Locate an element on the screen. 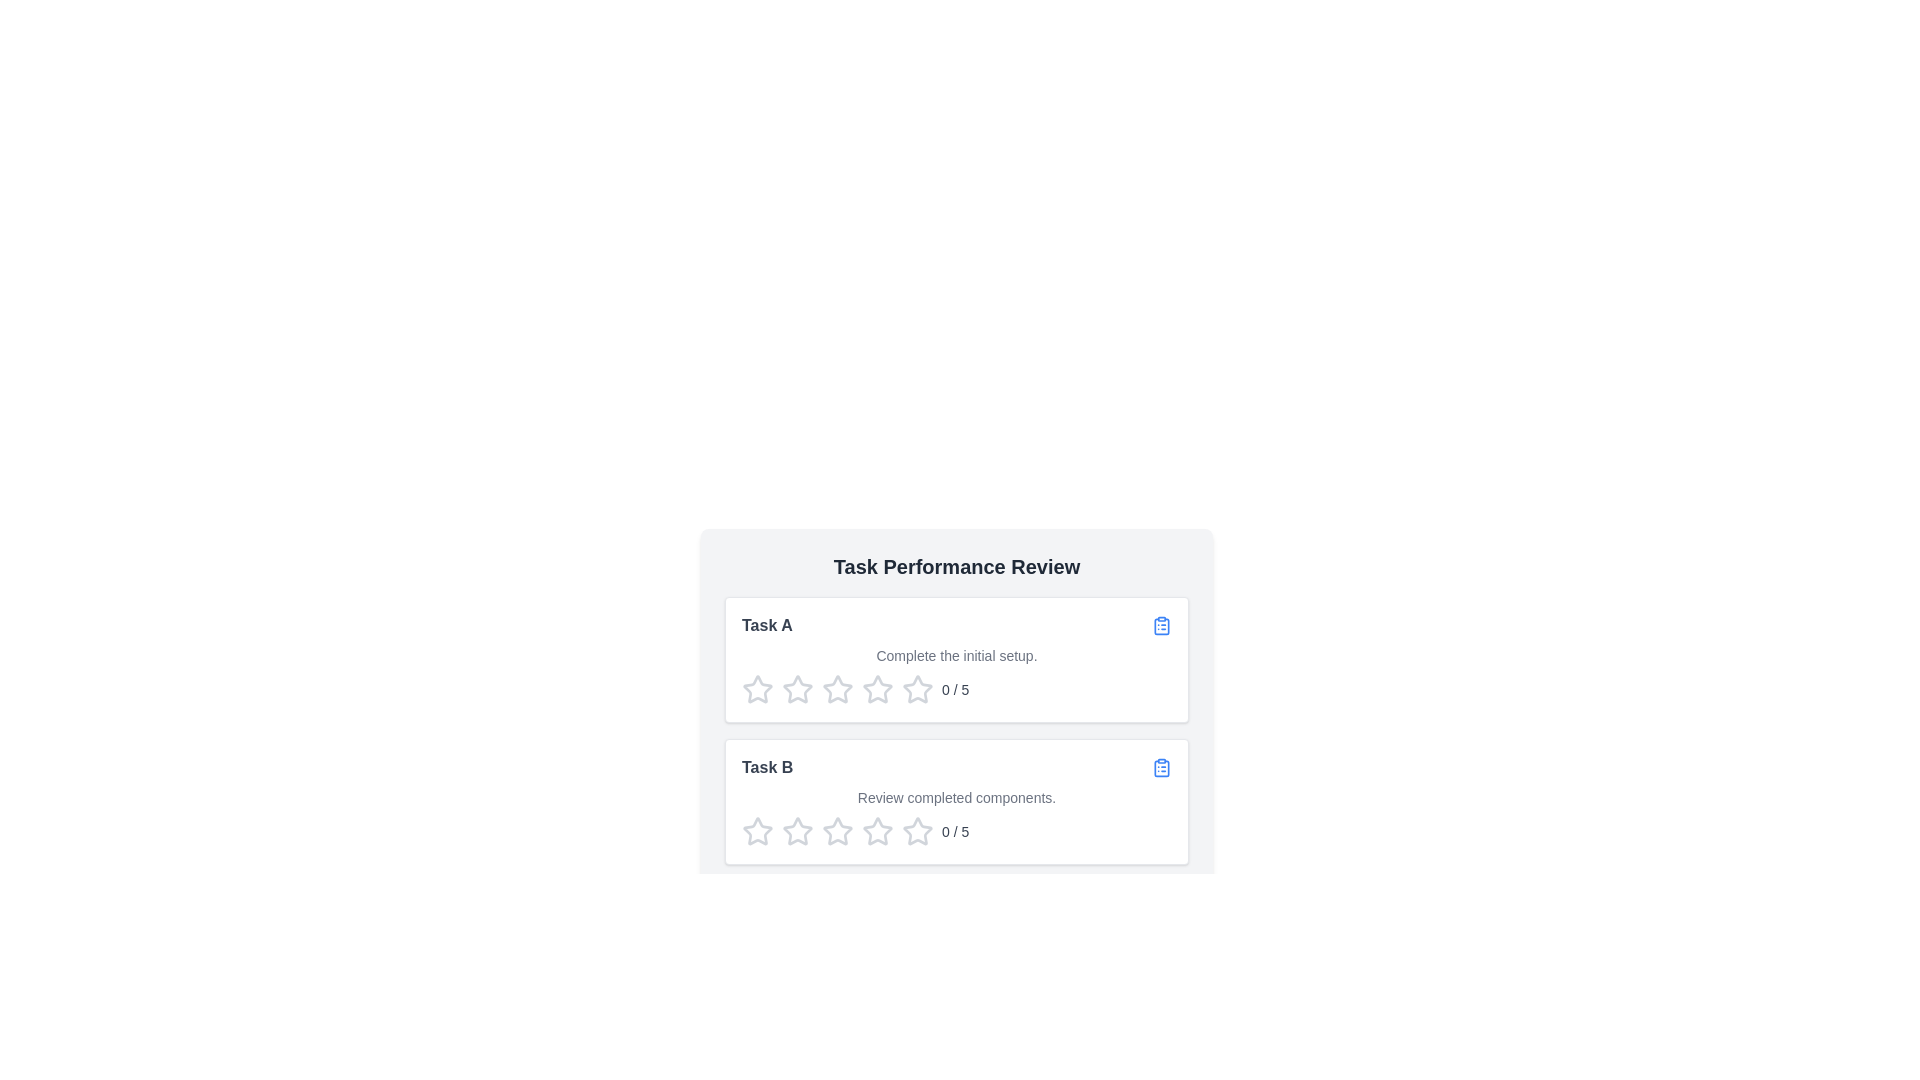 This screenshot has width=1920, height=1080. the fifth star in the 5-star rating system within the 'Task A' section of the 'Task Performance Review' interface is located at coordinates (916, 689).